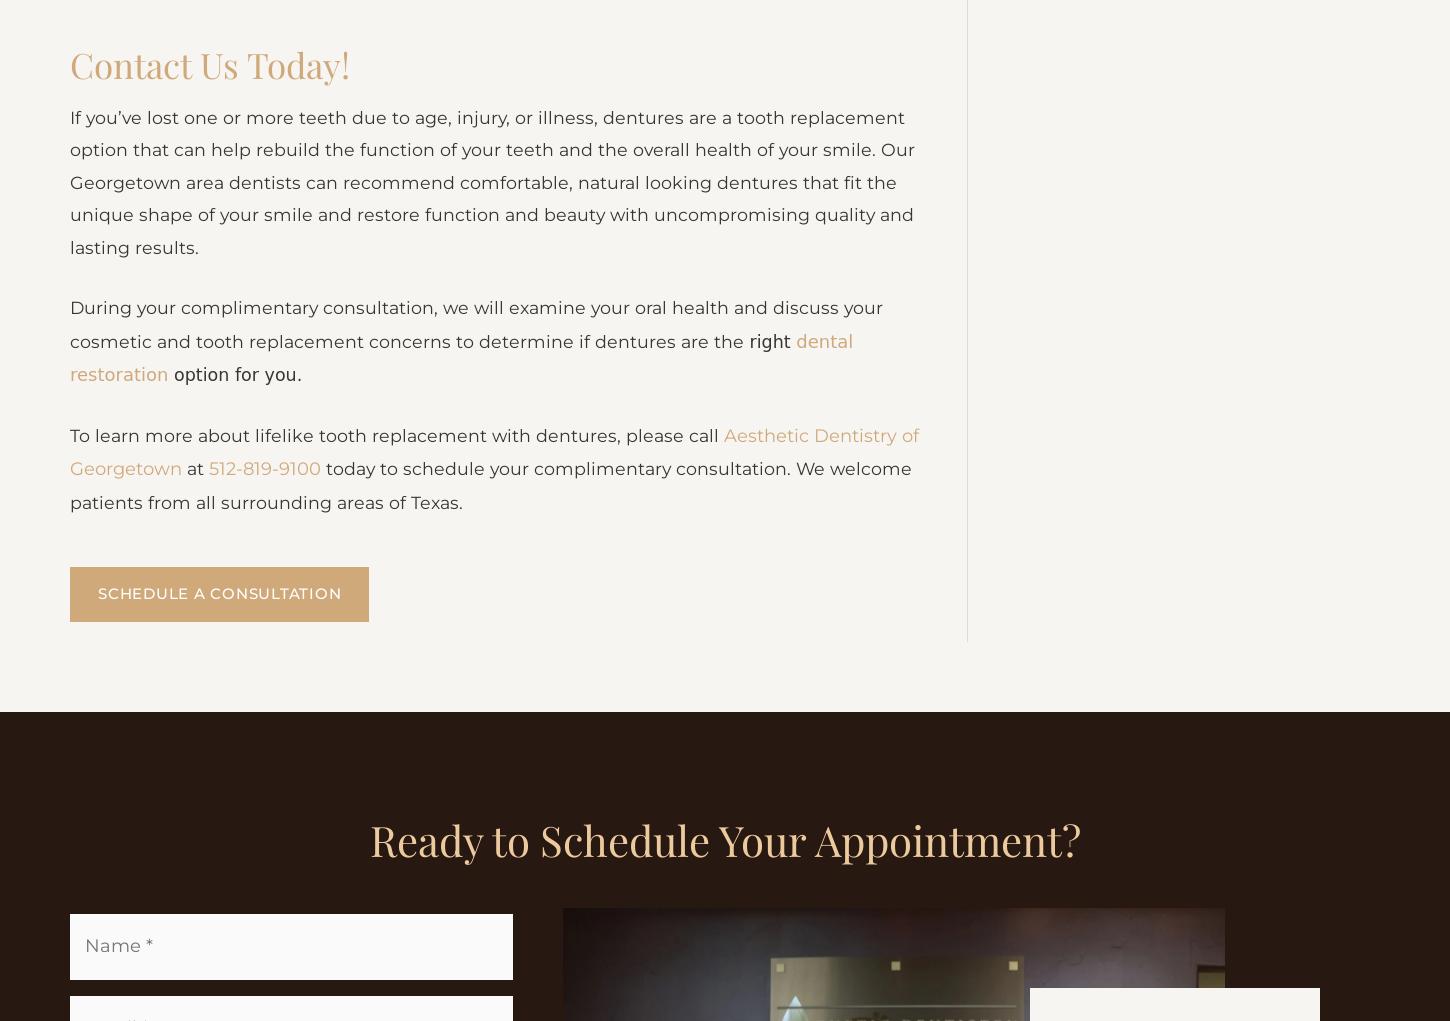  I want to click on 'today to schedule your complimentary consultation. We welcome patients from all surrounding areas of Texas.', so click(495, 626).